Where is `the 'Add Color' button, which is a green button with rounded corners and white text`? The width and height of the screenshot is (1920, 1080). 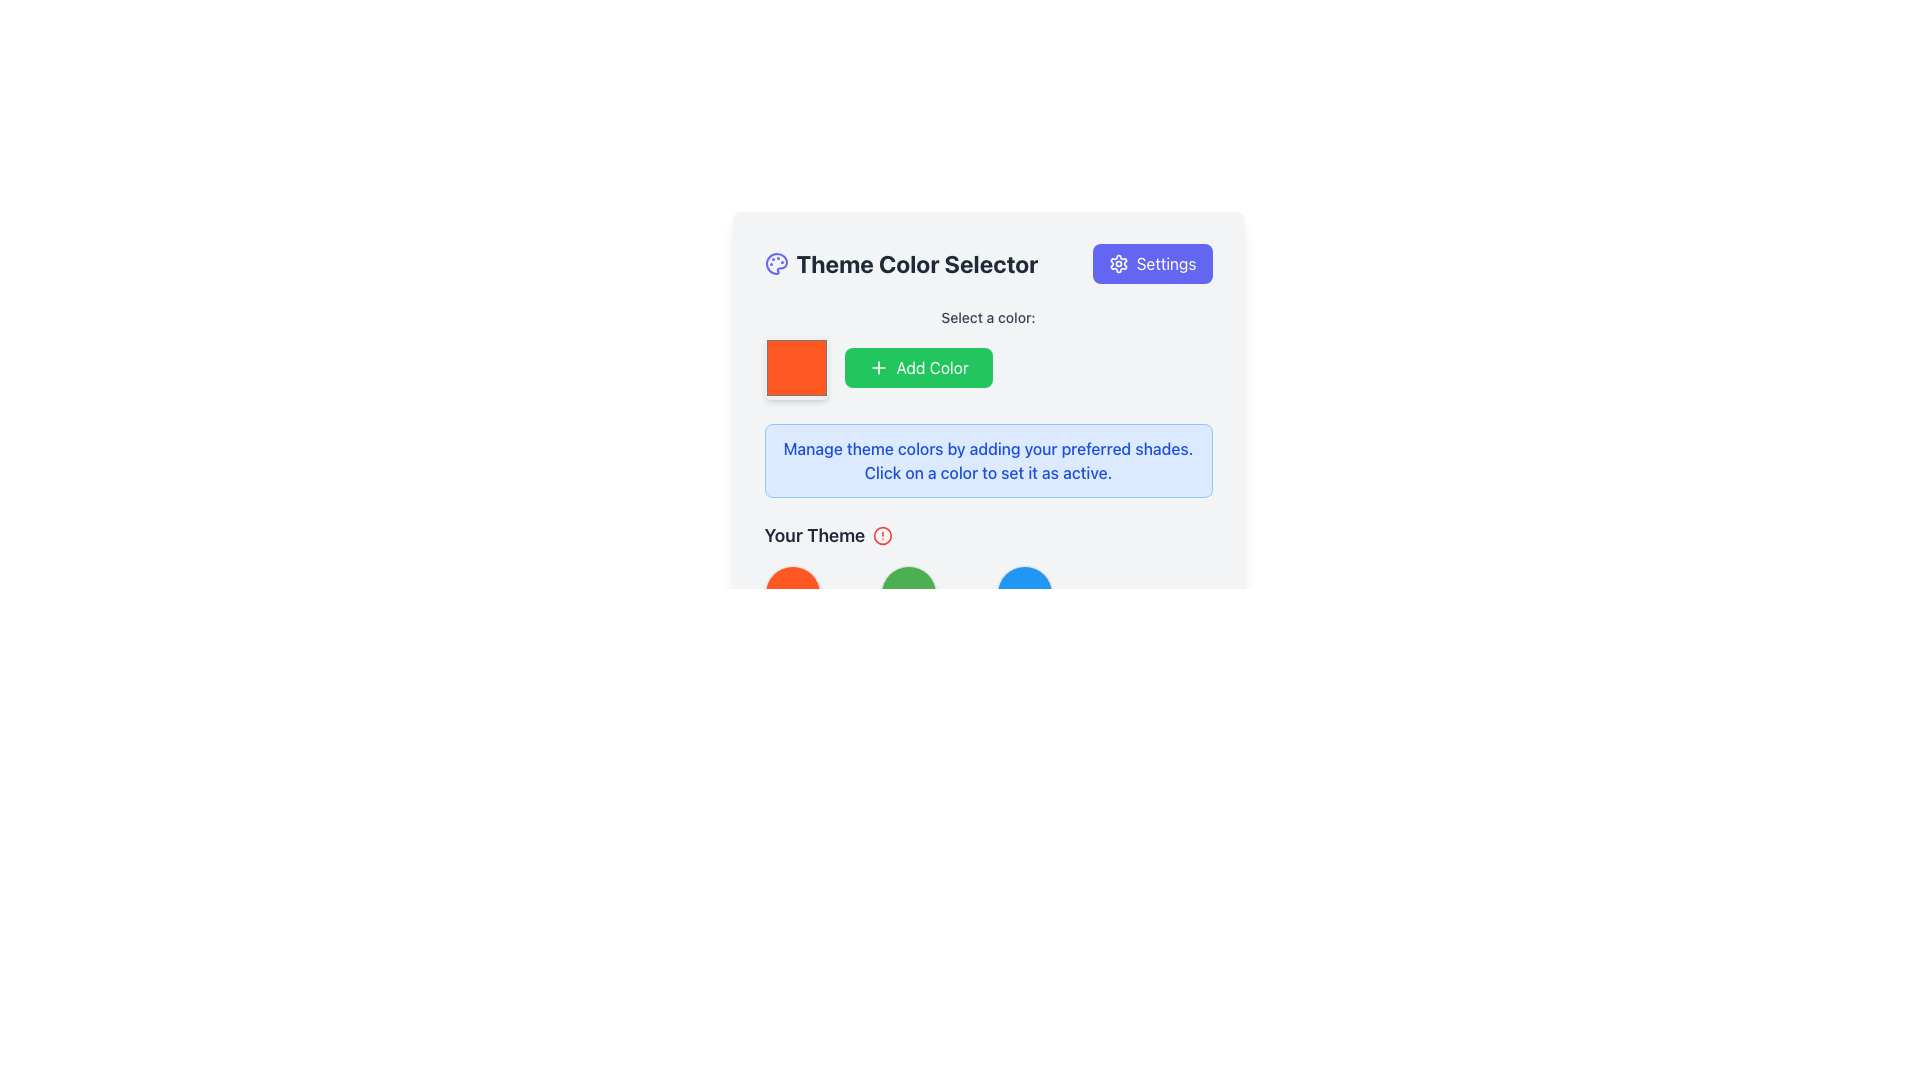
the 'Add Color' button, which is a green button with rounded corners and white text is located at coordinates (917, 367).